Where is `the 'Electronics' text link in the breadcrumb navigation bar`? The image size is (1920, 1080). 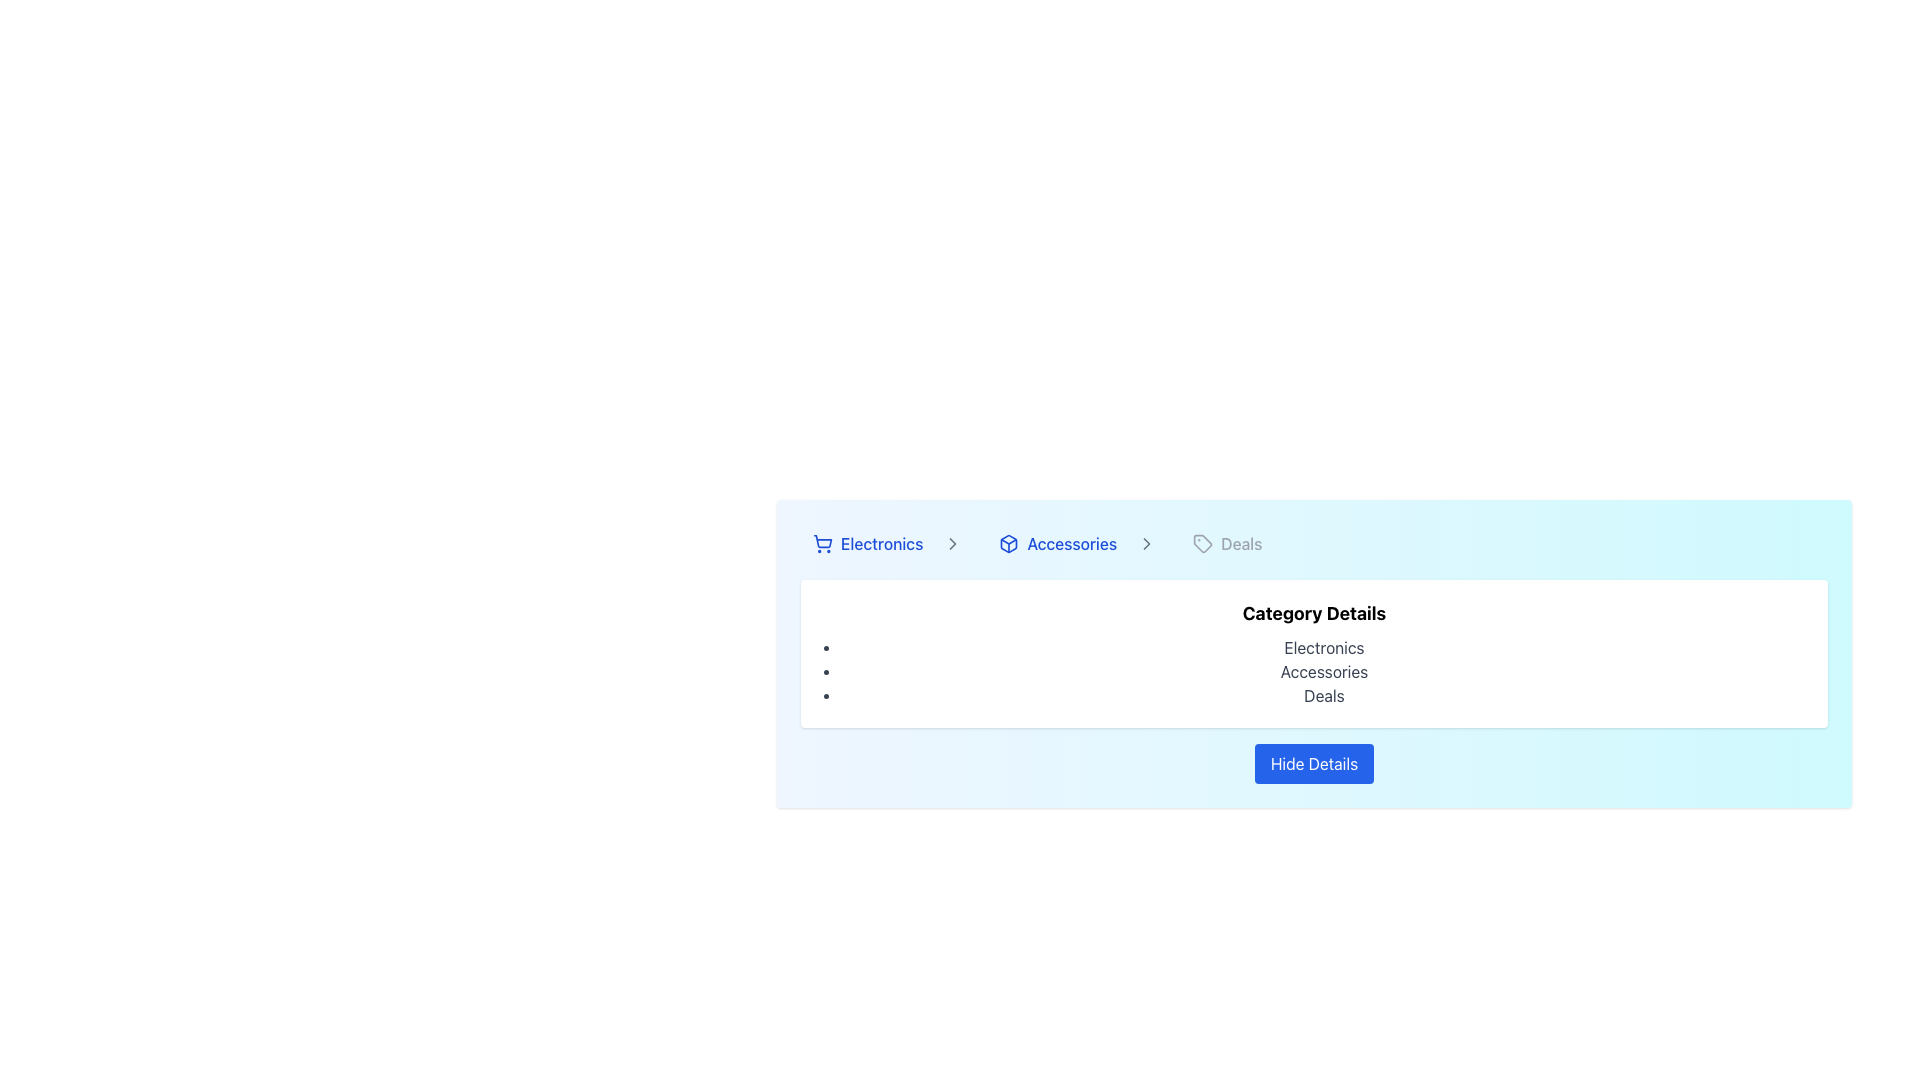 the 'Electronics' text link in the breadcrumb navigation bar is located at coordinates (868, 543).